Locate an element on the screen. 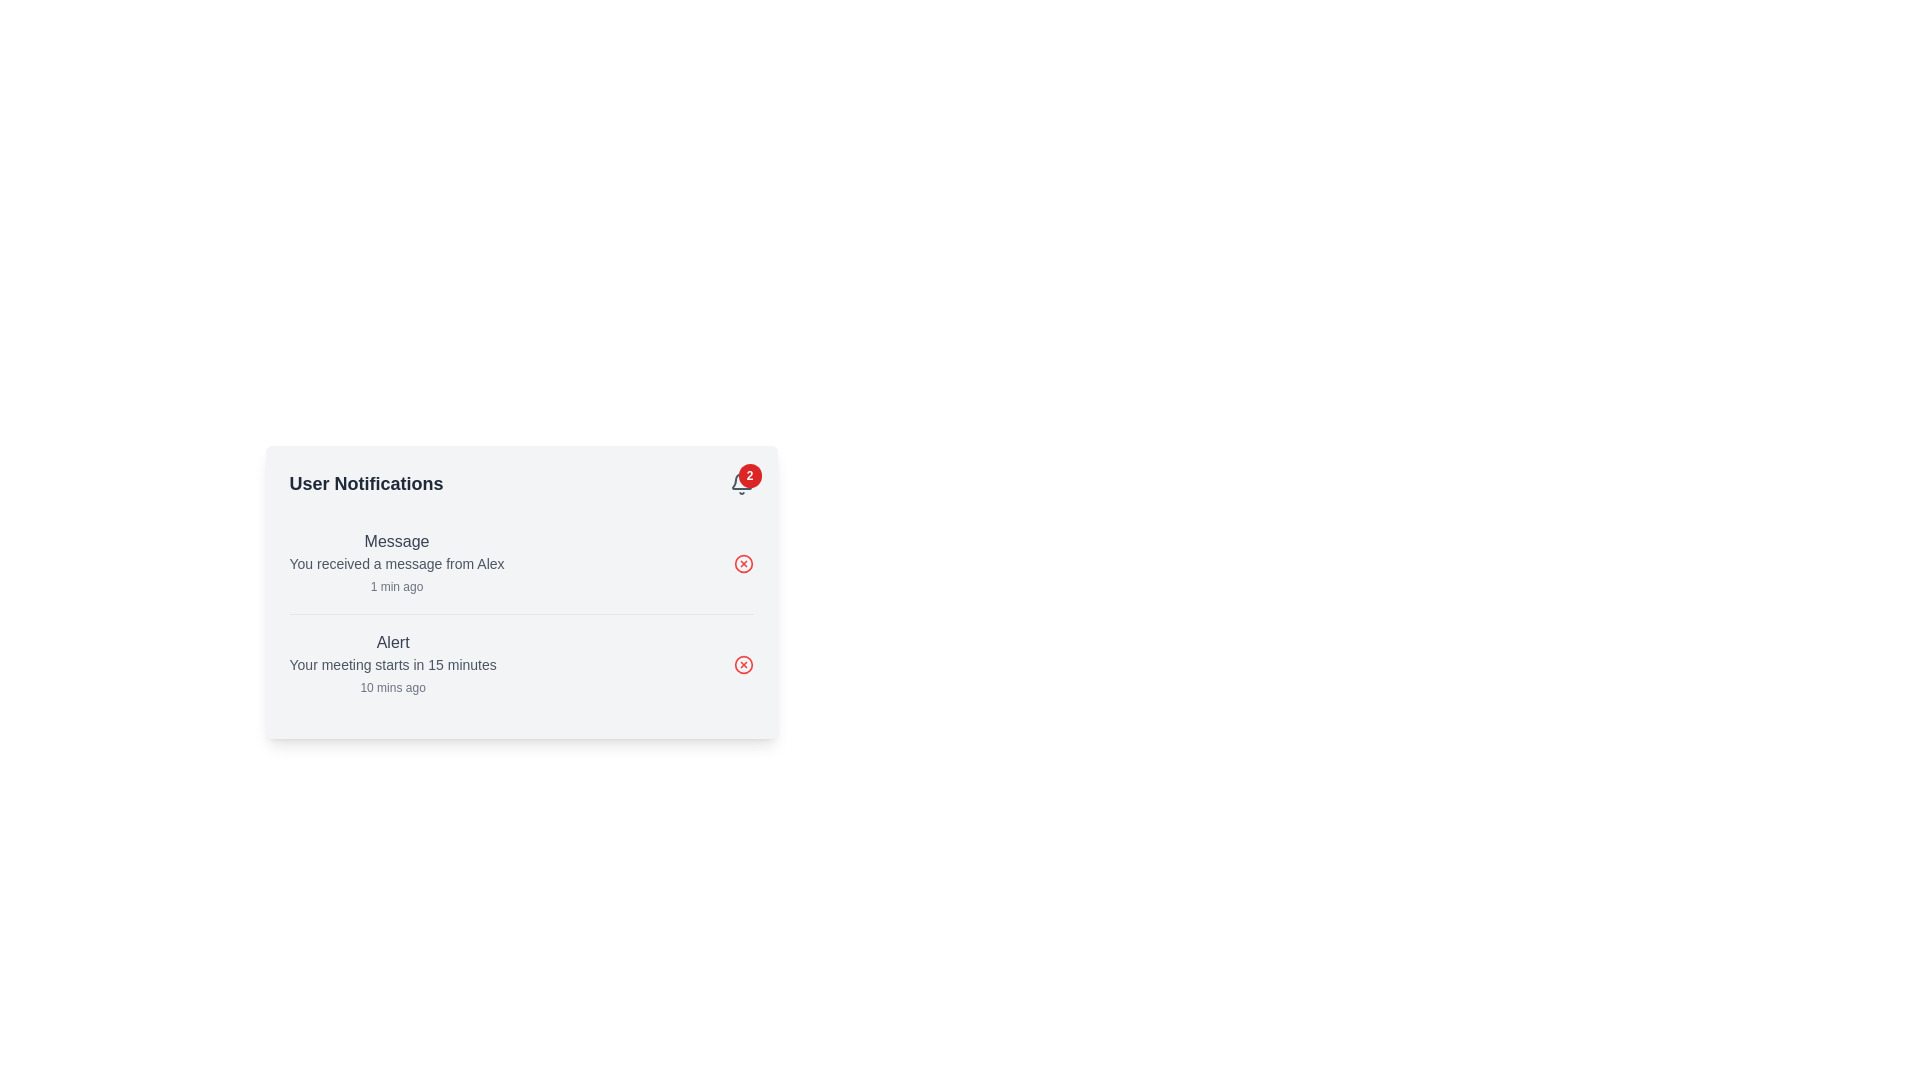  the static text label at the top of the notification entry in the User Notifications panel is located at coordinates (397, 542).